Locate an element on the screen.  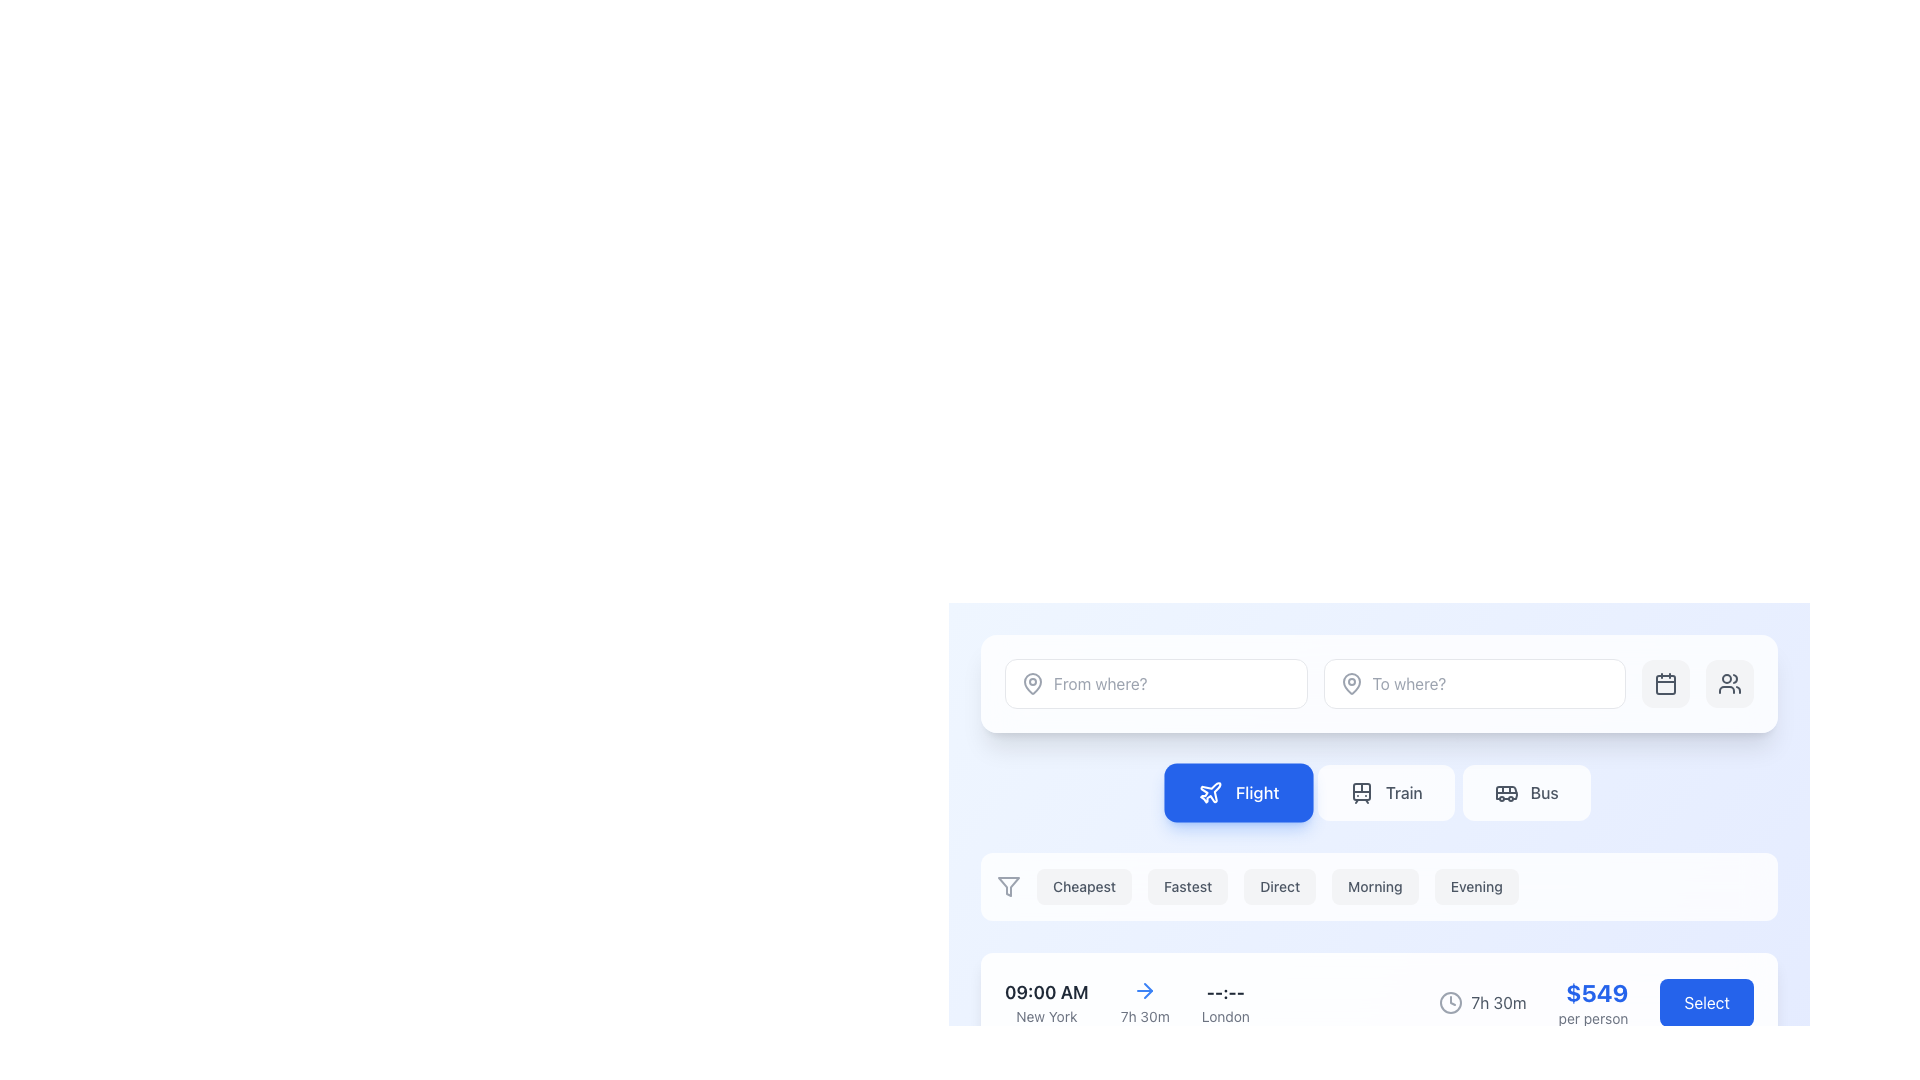
displayed flight information from the Composite component located in the lower right-hand side of the user interface, which includes travel duration, pricing, and a button for selection is located at coordinates (1595, 1002).